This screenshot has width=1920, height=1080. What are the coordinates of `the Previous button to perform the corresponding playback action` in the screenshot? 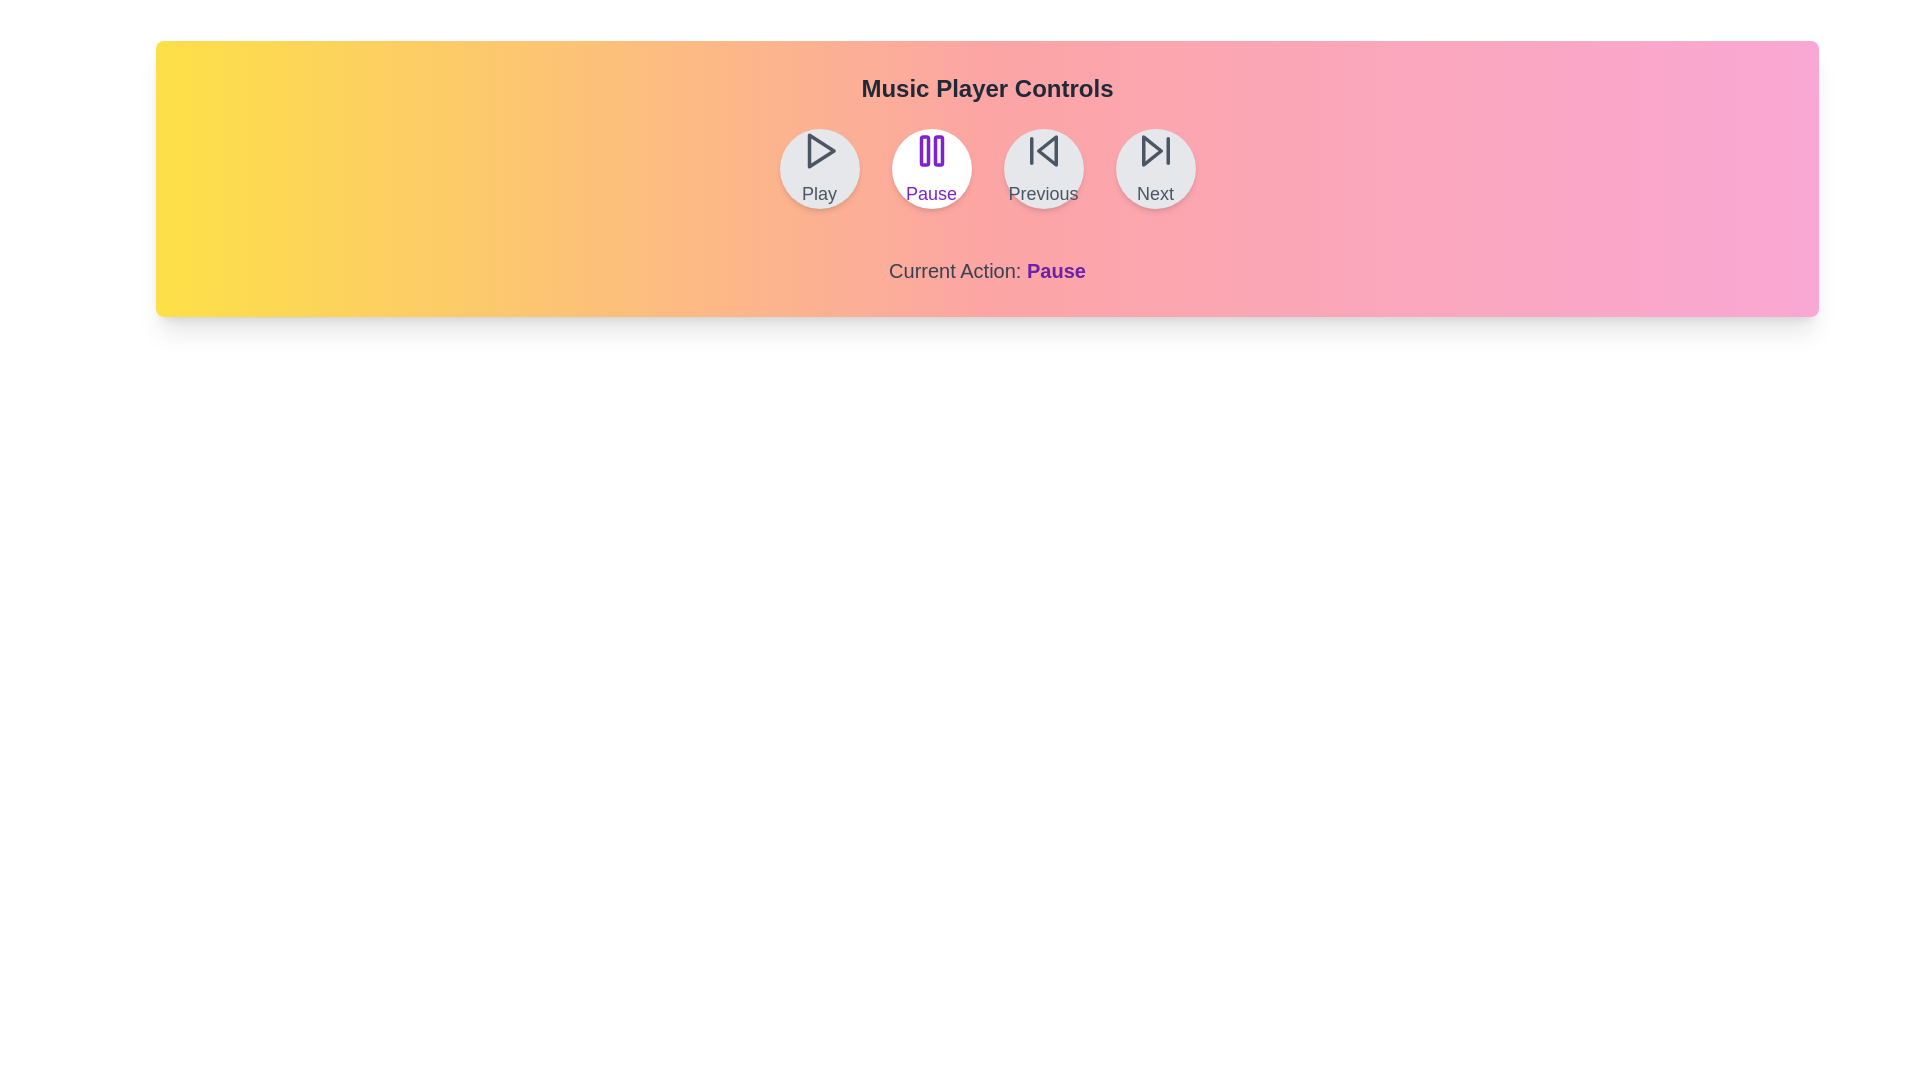 It's located at (1042, 168).